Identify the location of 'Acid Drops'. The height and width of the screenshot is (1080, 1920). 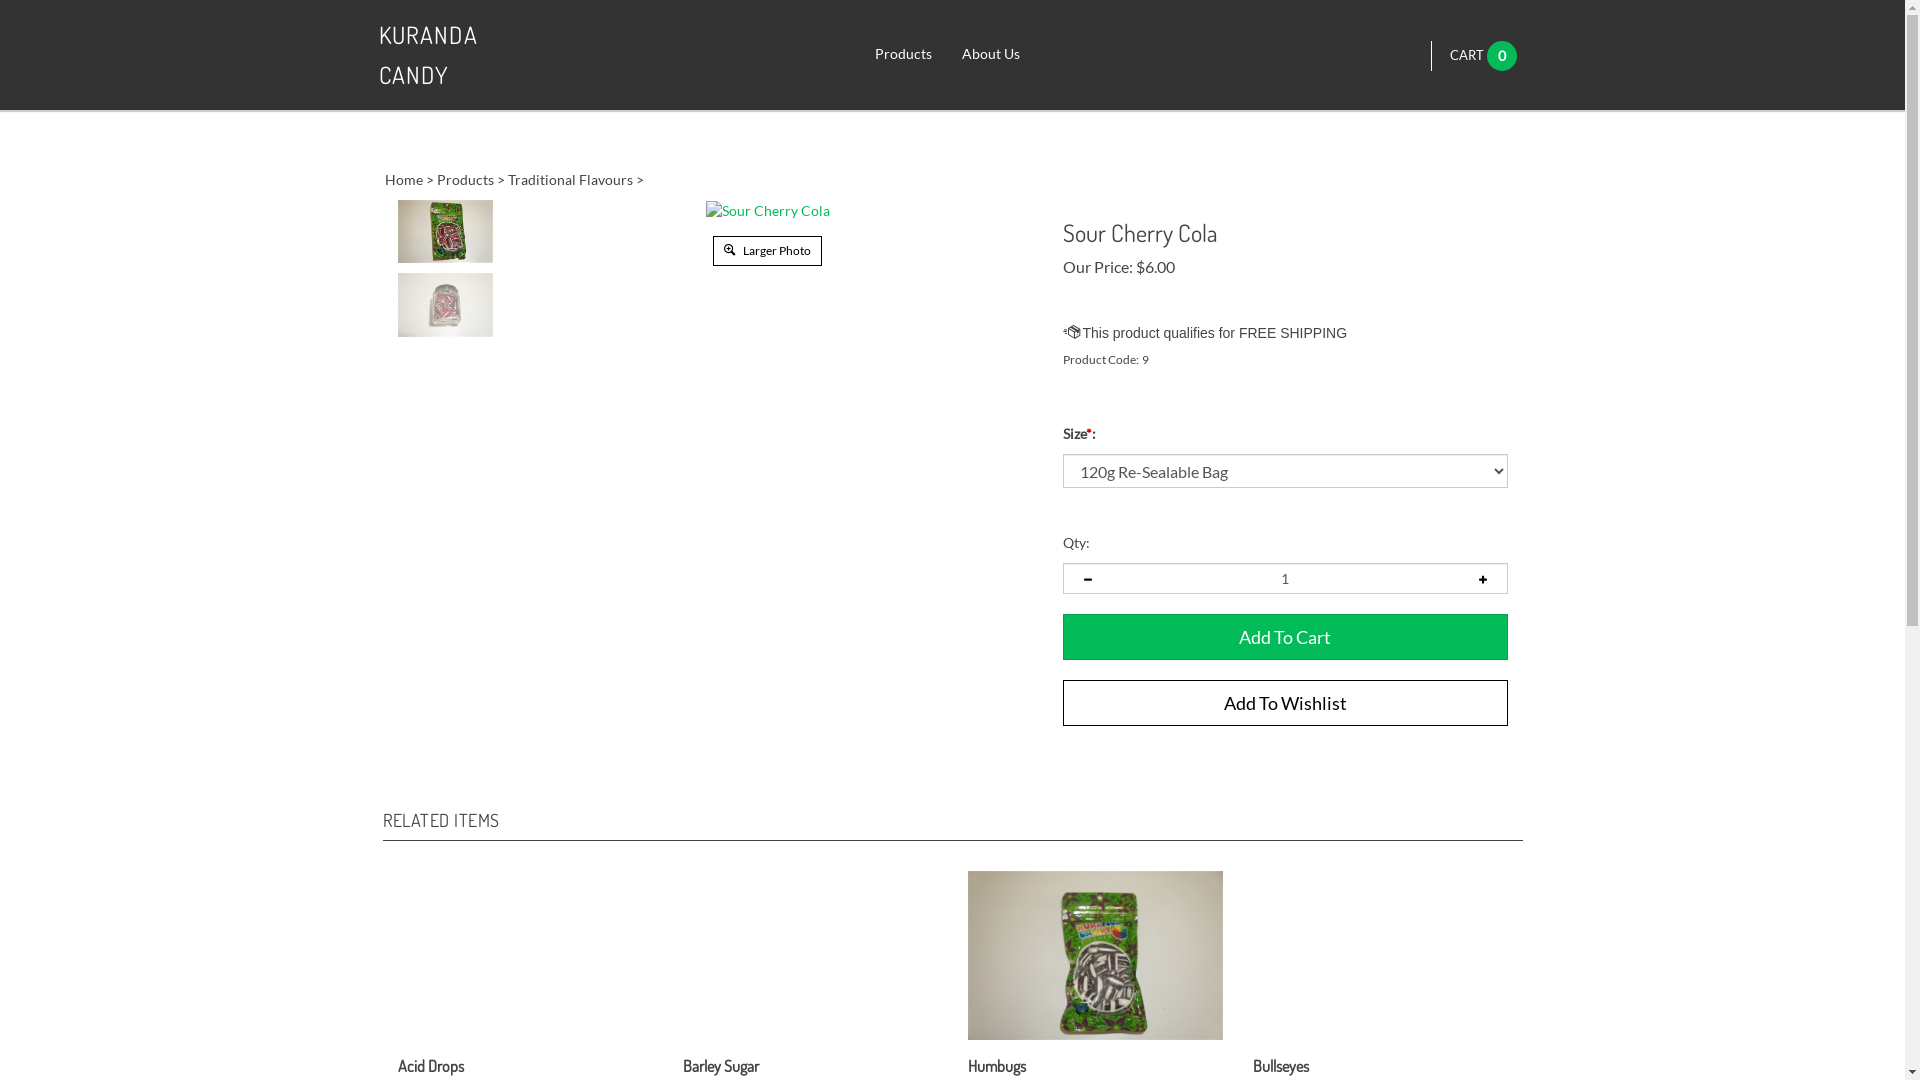
(398, 1038).